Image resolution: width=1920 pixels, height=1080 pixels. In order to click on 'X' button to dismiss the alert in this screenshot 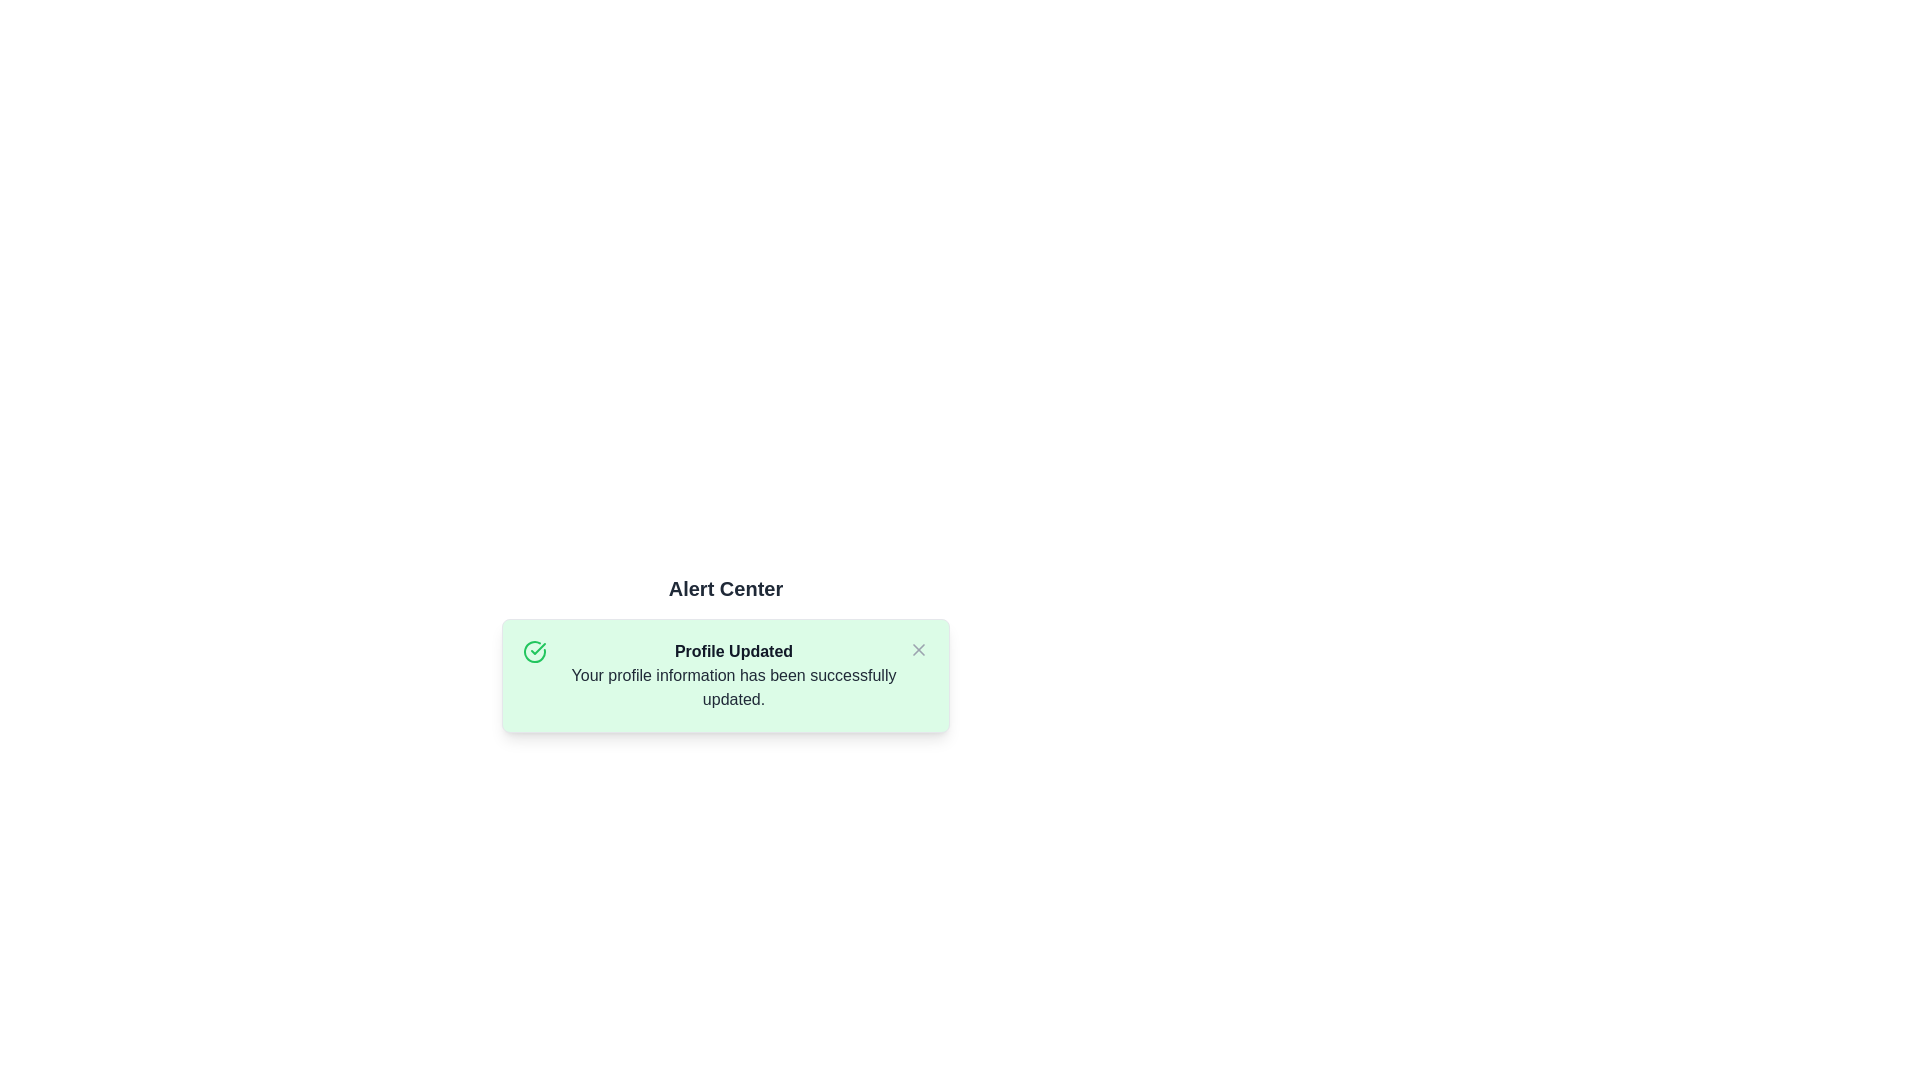, I will do `click(917, 650)`.